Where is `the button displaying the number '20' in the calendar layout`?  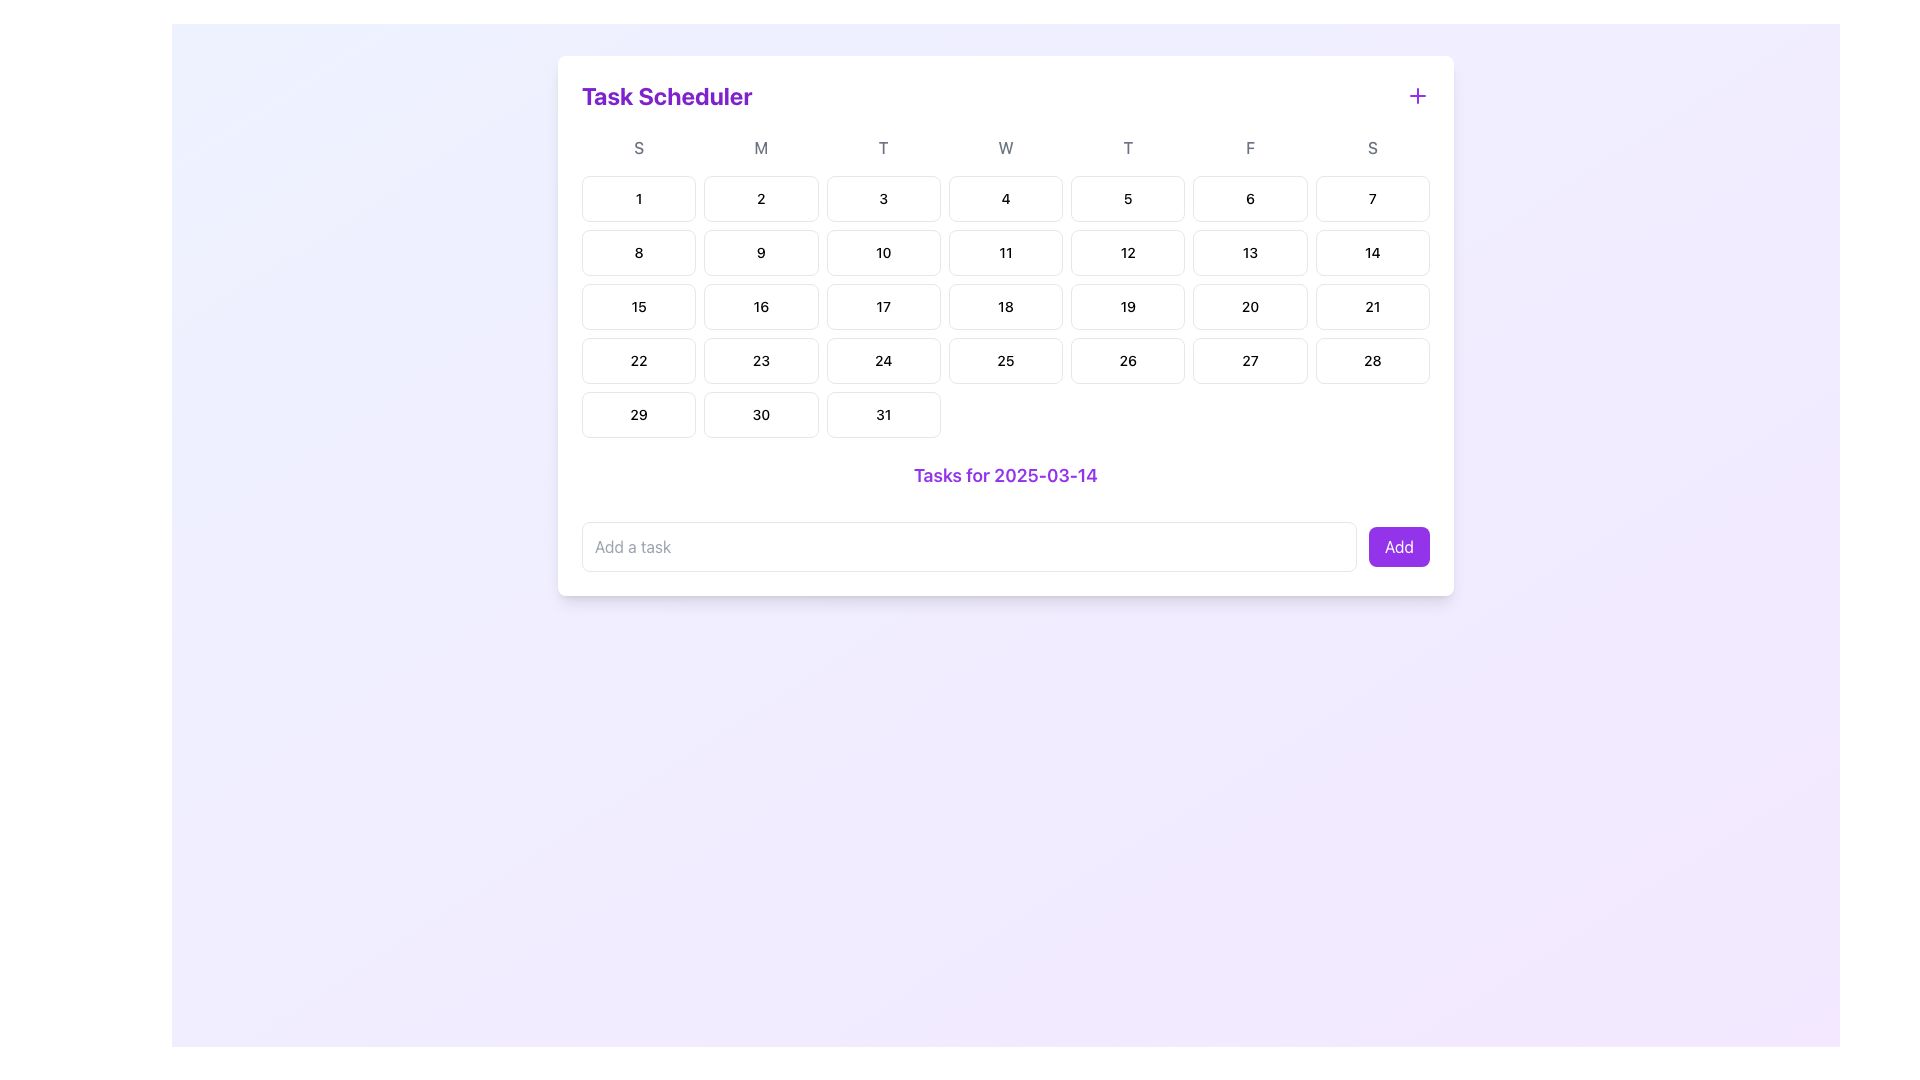
the button displaying the number '20' in the calendar layout is located at coordinates (1249, 307).